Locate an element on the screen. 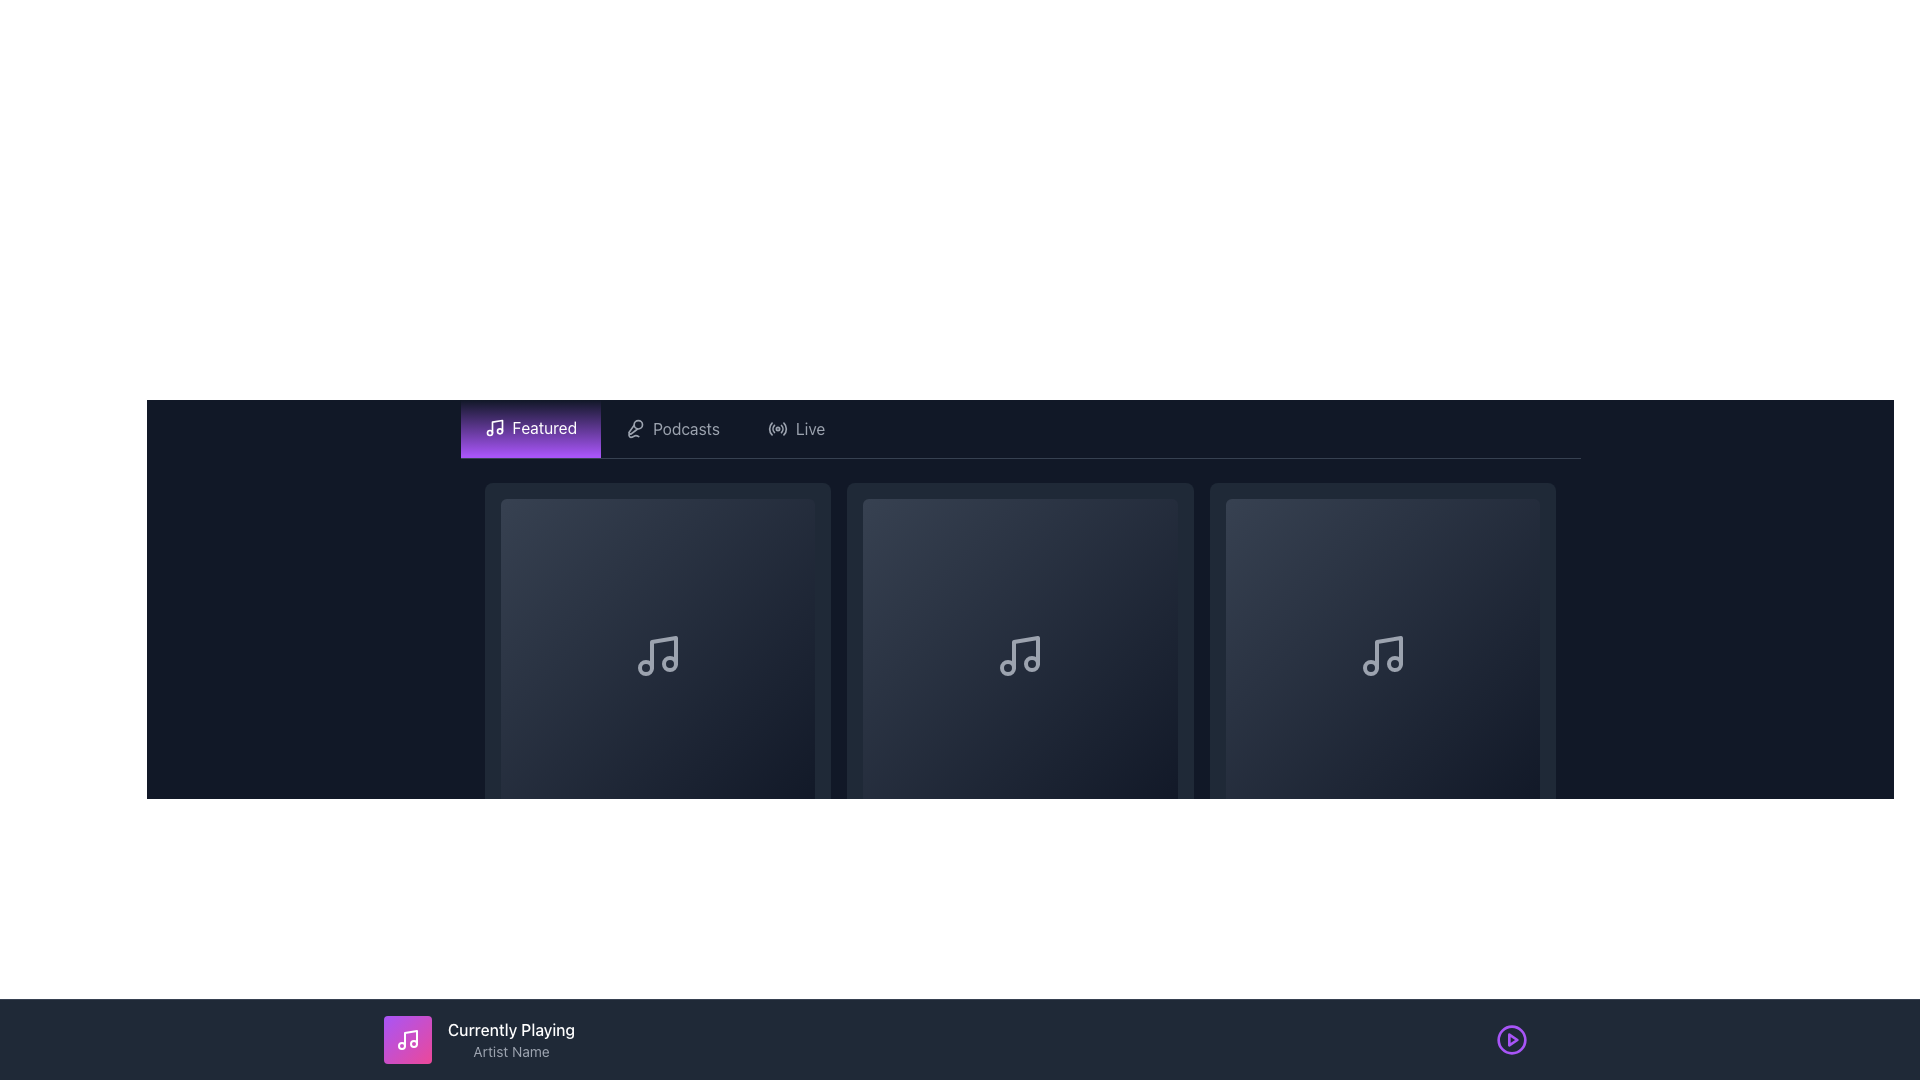 This screenshot has width=1920, height=1080. the second clickable playlist card located in the second column of the first row is located at coordinates (1020, 685).